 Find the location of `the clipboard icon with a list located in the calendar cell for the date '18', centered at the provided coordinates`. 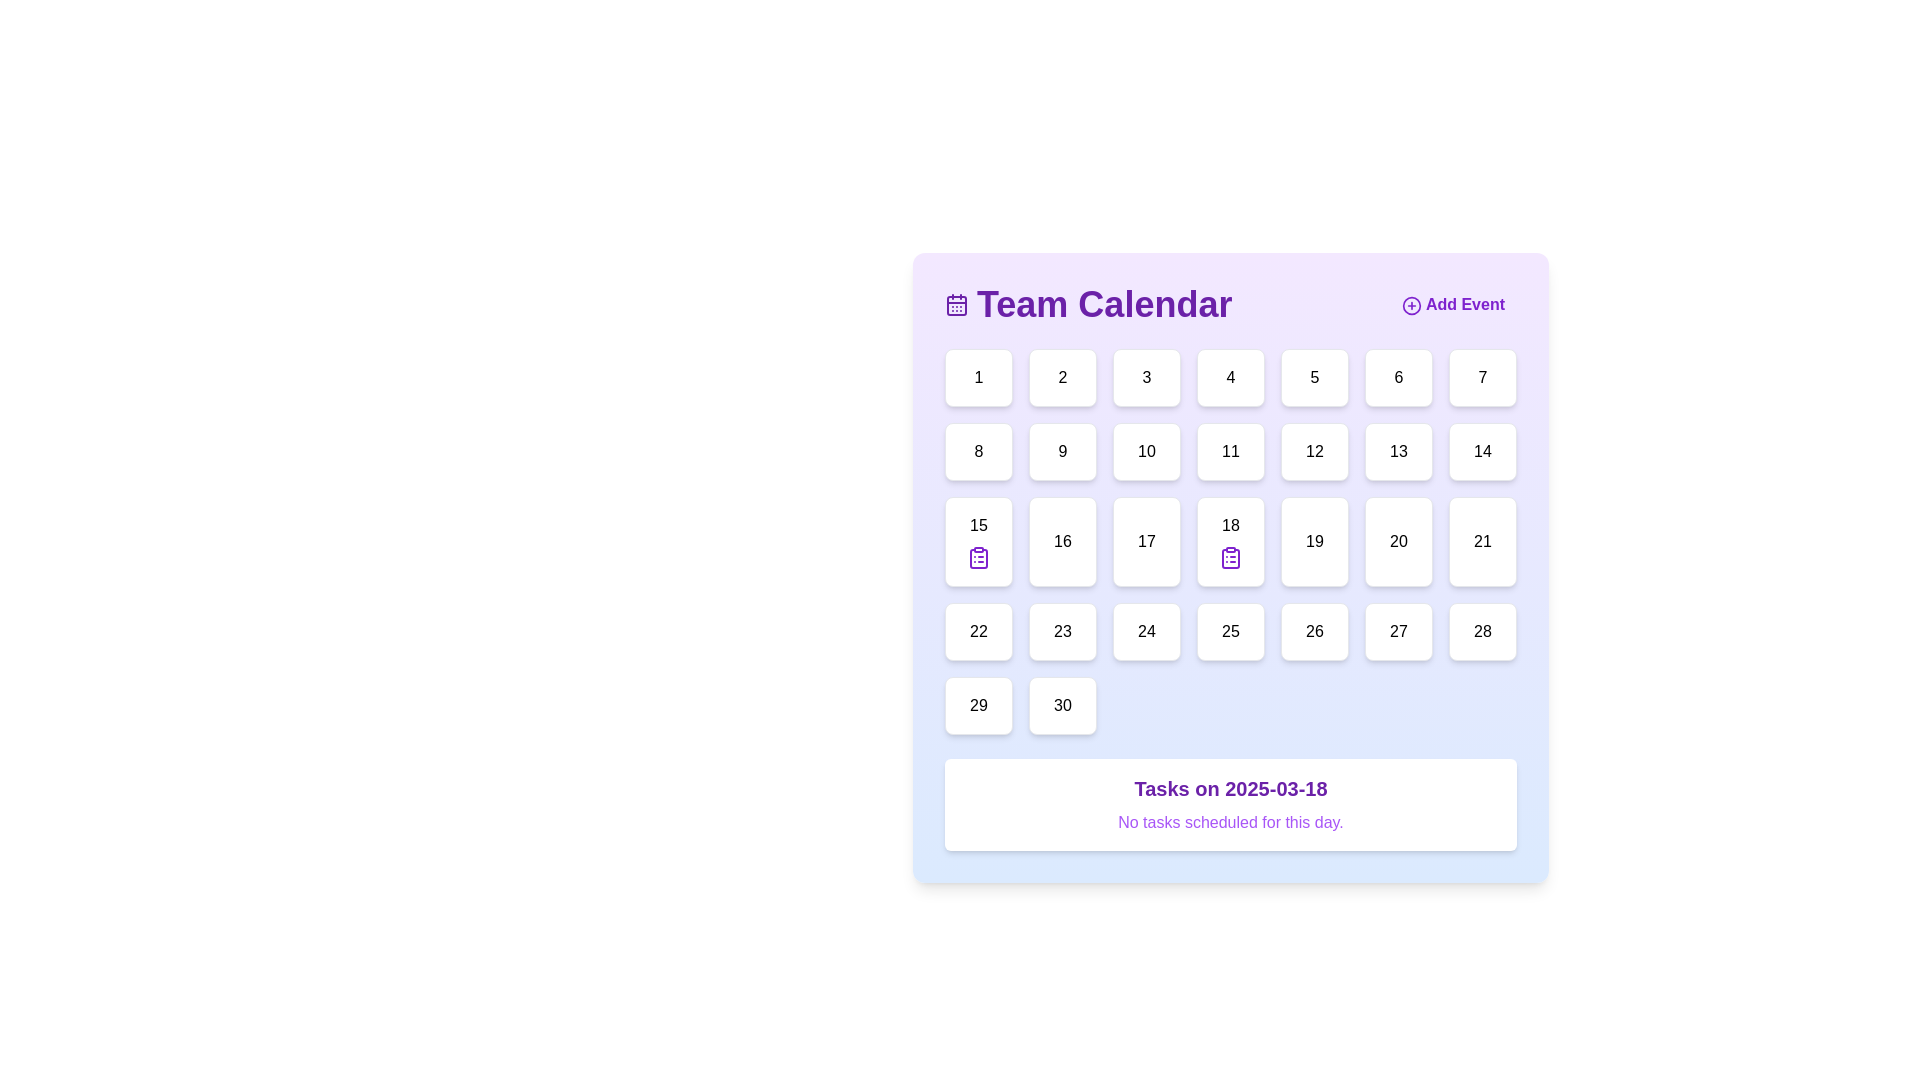

the clipboard icon with a list located in the calendar cell for the date '18', centered at the provided coordinates is located at coordinates (1229, 558).